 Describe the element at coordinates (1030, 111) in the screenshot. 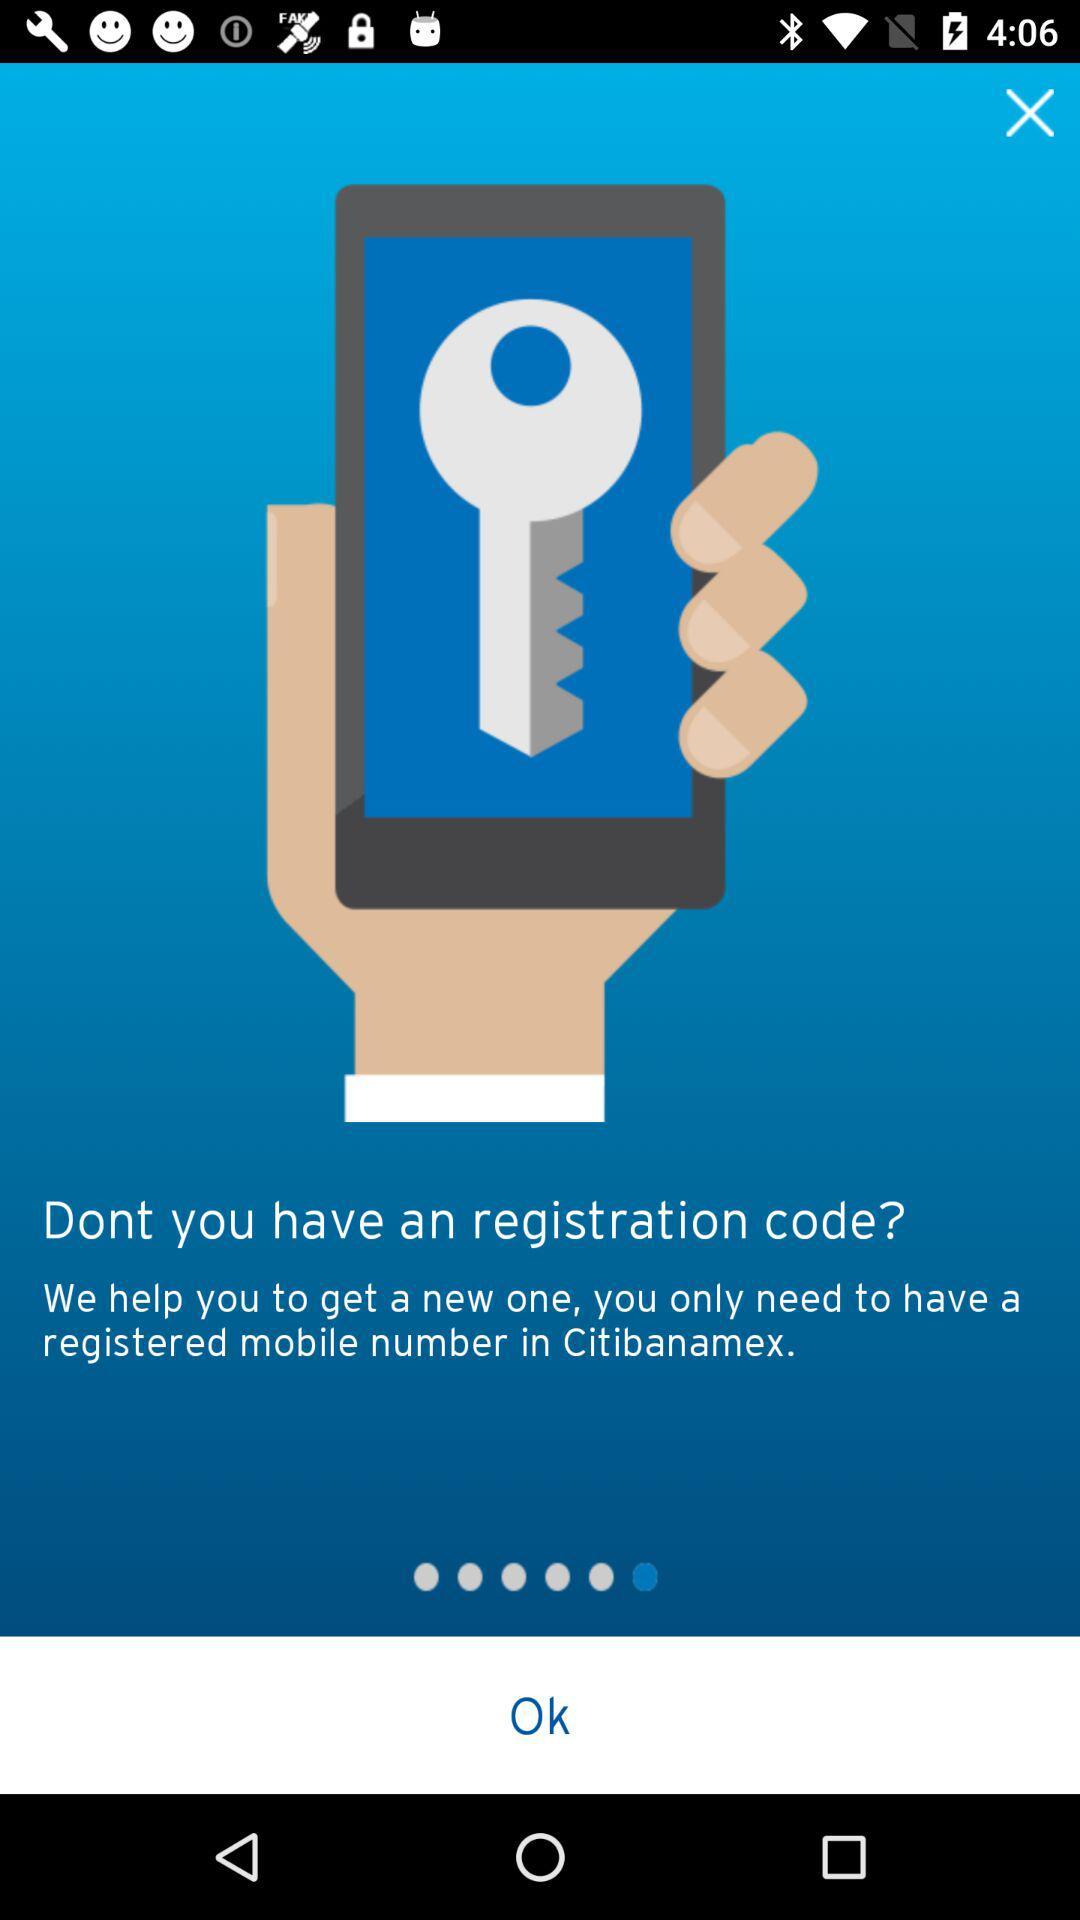

I see `this page` at that location.